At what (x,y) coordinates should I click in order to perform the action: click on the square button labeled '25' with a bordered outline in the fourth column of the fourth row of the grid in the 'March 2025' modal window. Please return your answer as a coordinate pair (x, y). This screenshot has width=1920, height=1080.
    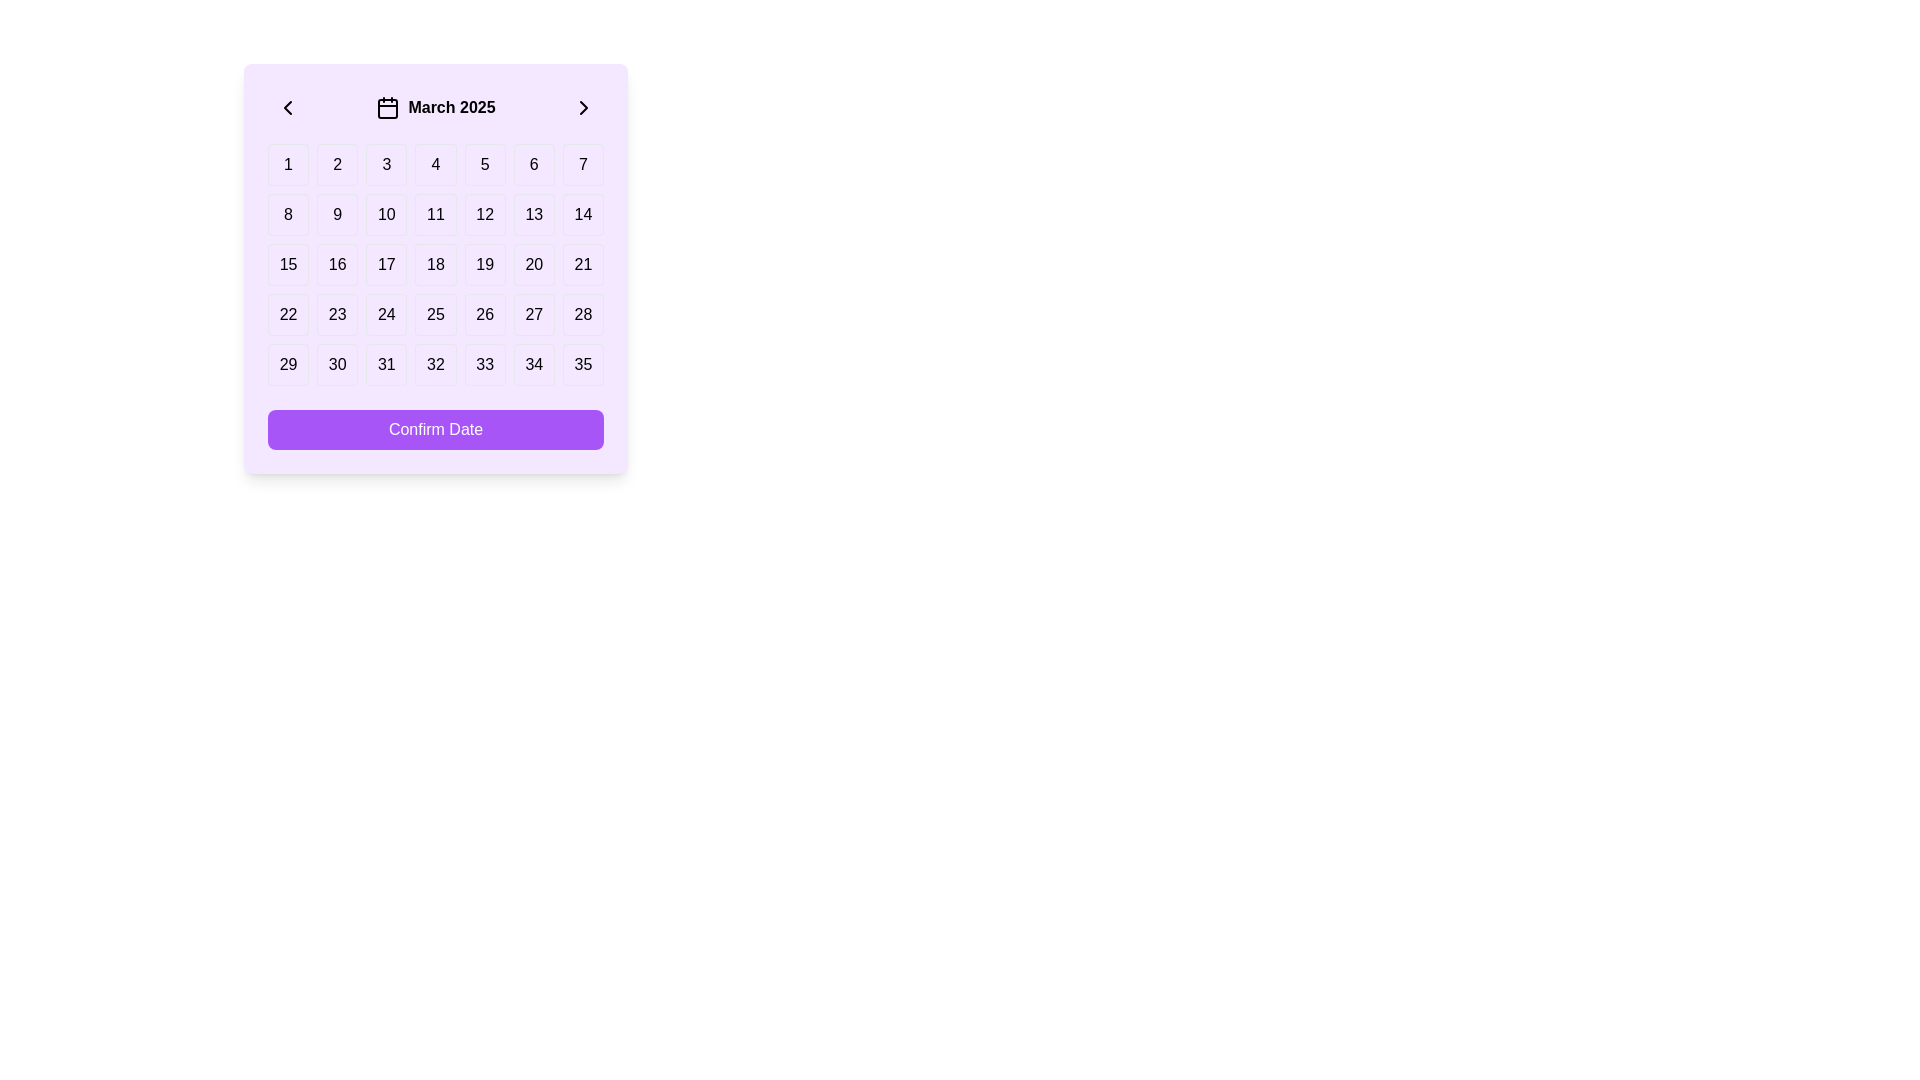
    Looking at the image, I should click on (435, 315).